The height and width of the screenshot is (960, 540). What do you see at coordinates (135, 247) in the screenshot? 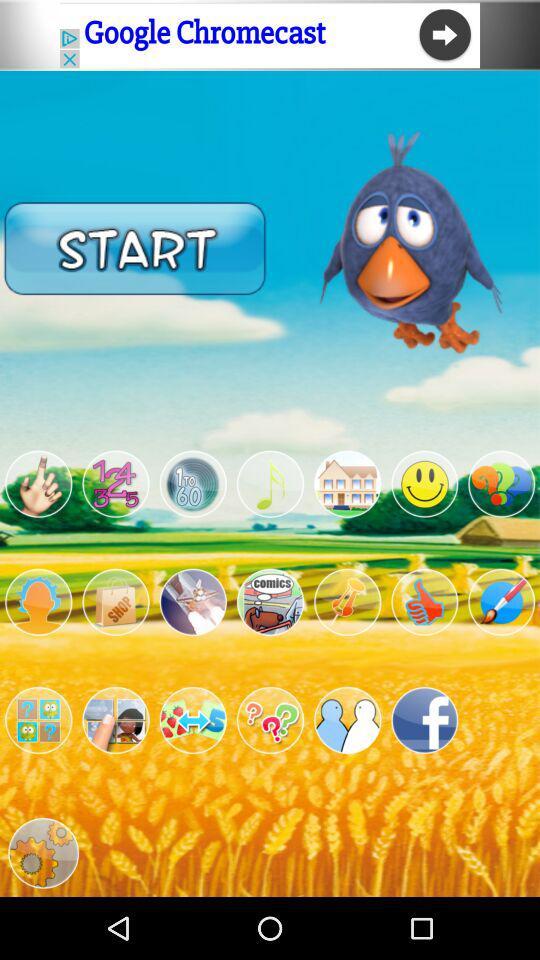
I see `start playing` at bounding box center [135, 247].